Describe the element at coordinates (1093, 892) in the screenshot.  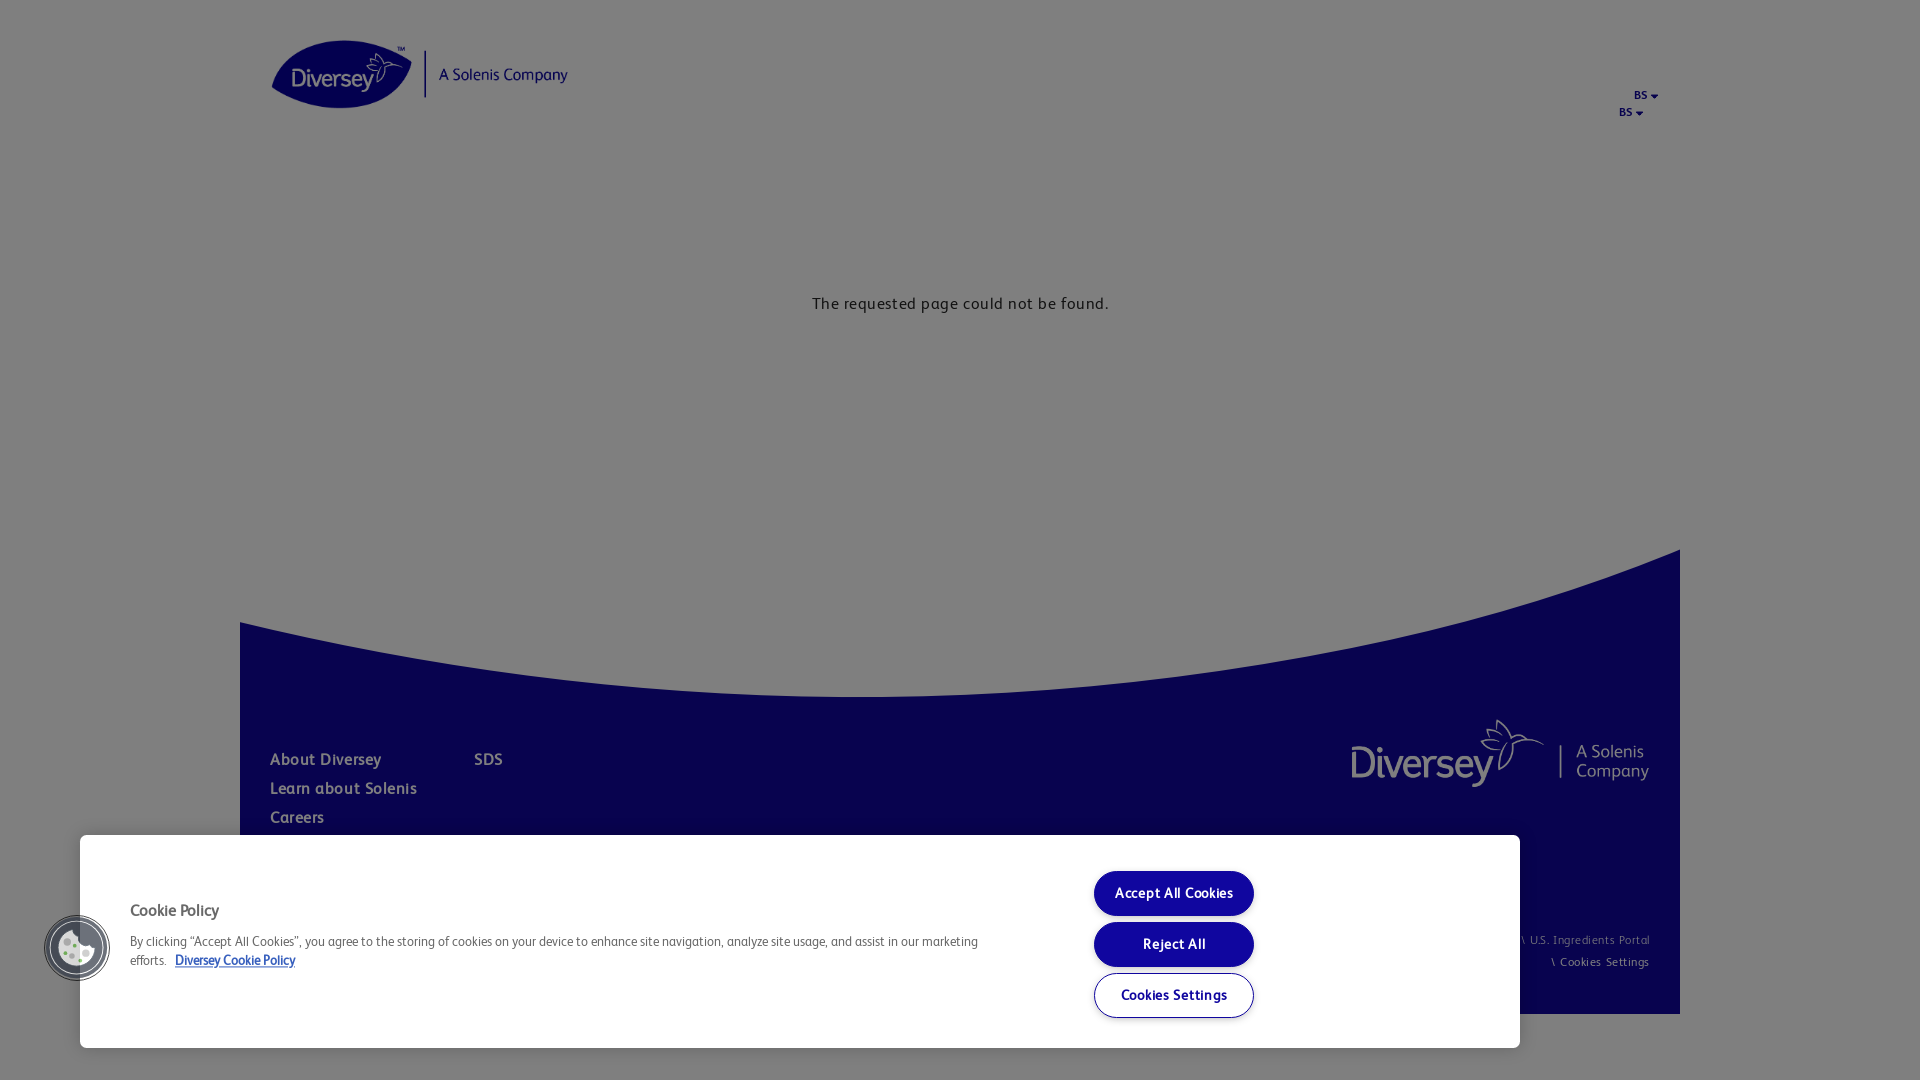
I see `'Accept All Cookies'` at that location.